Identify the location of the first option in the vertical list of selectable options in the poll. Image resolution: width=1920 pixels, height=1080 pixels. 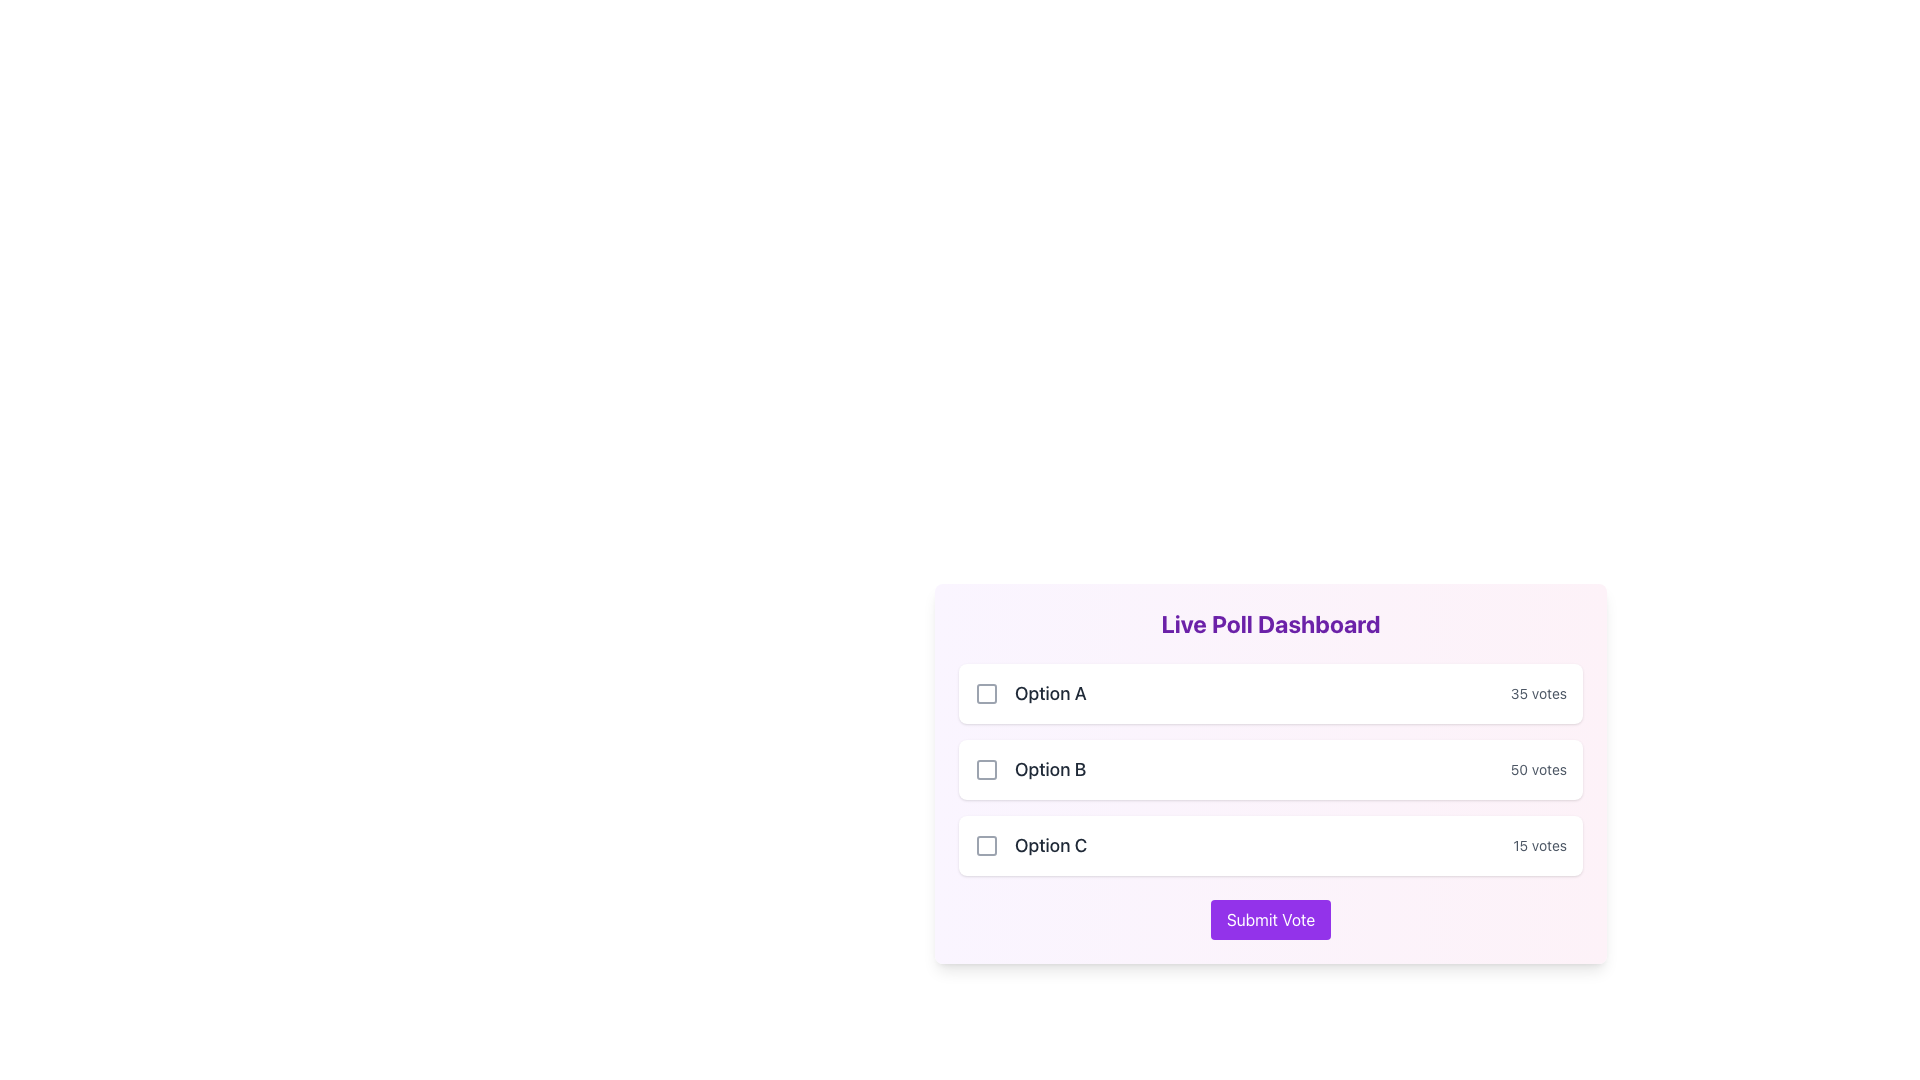
(1270, 693).